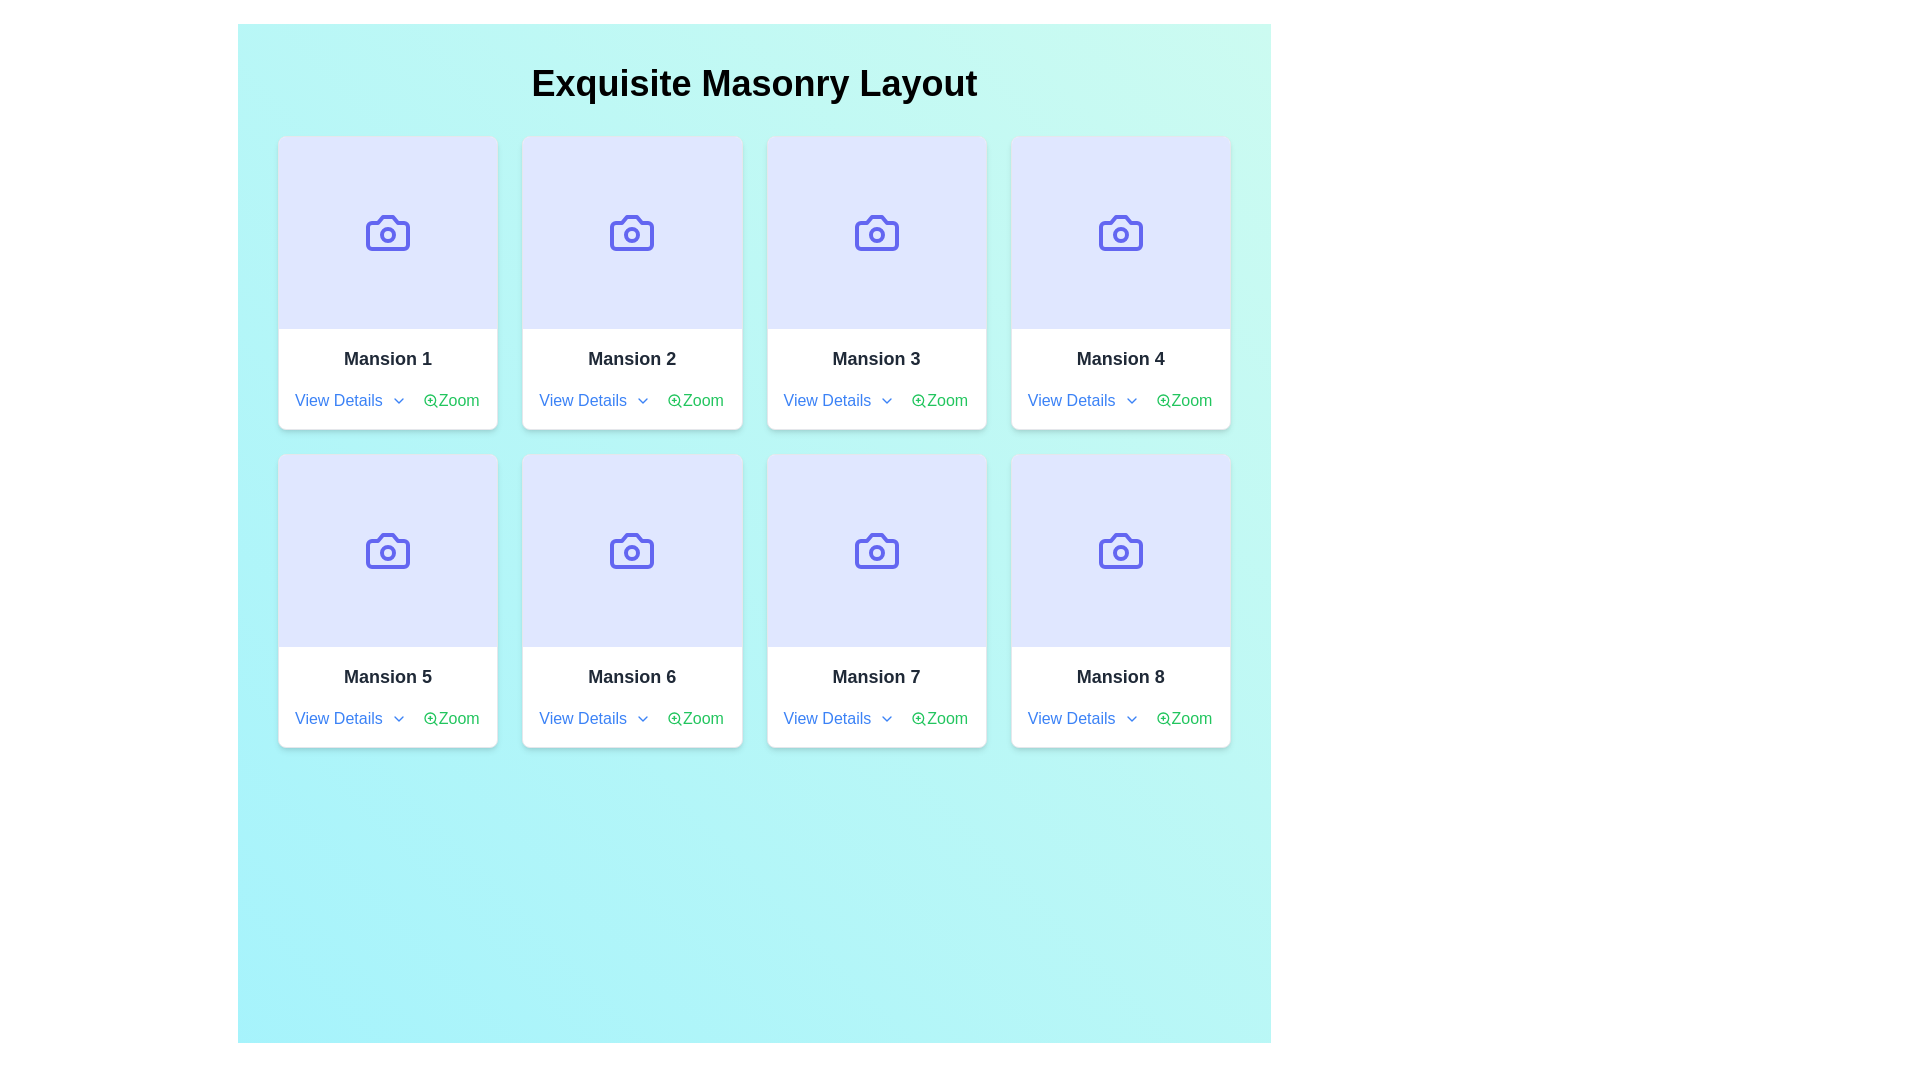  Describe the element at coordinates (1183, 717) in the screenshot. I see `the interactive link labeled 'Zoom' with a magnifying glass icon` at that location.